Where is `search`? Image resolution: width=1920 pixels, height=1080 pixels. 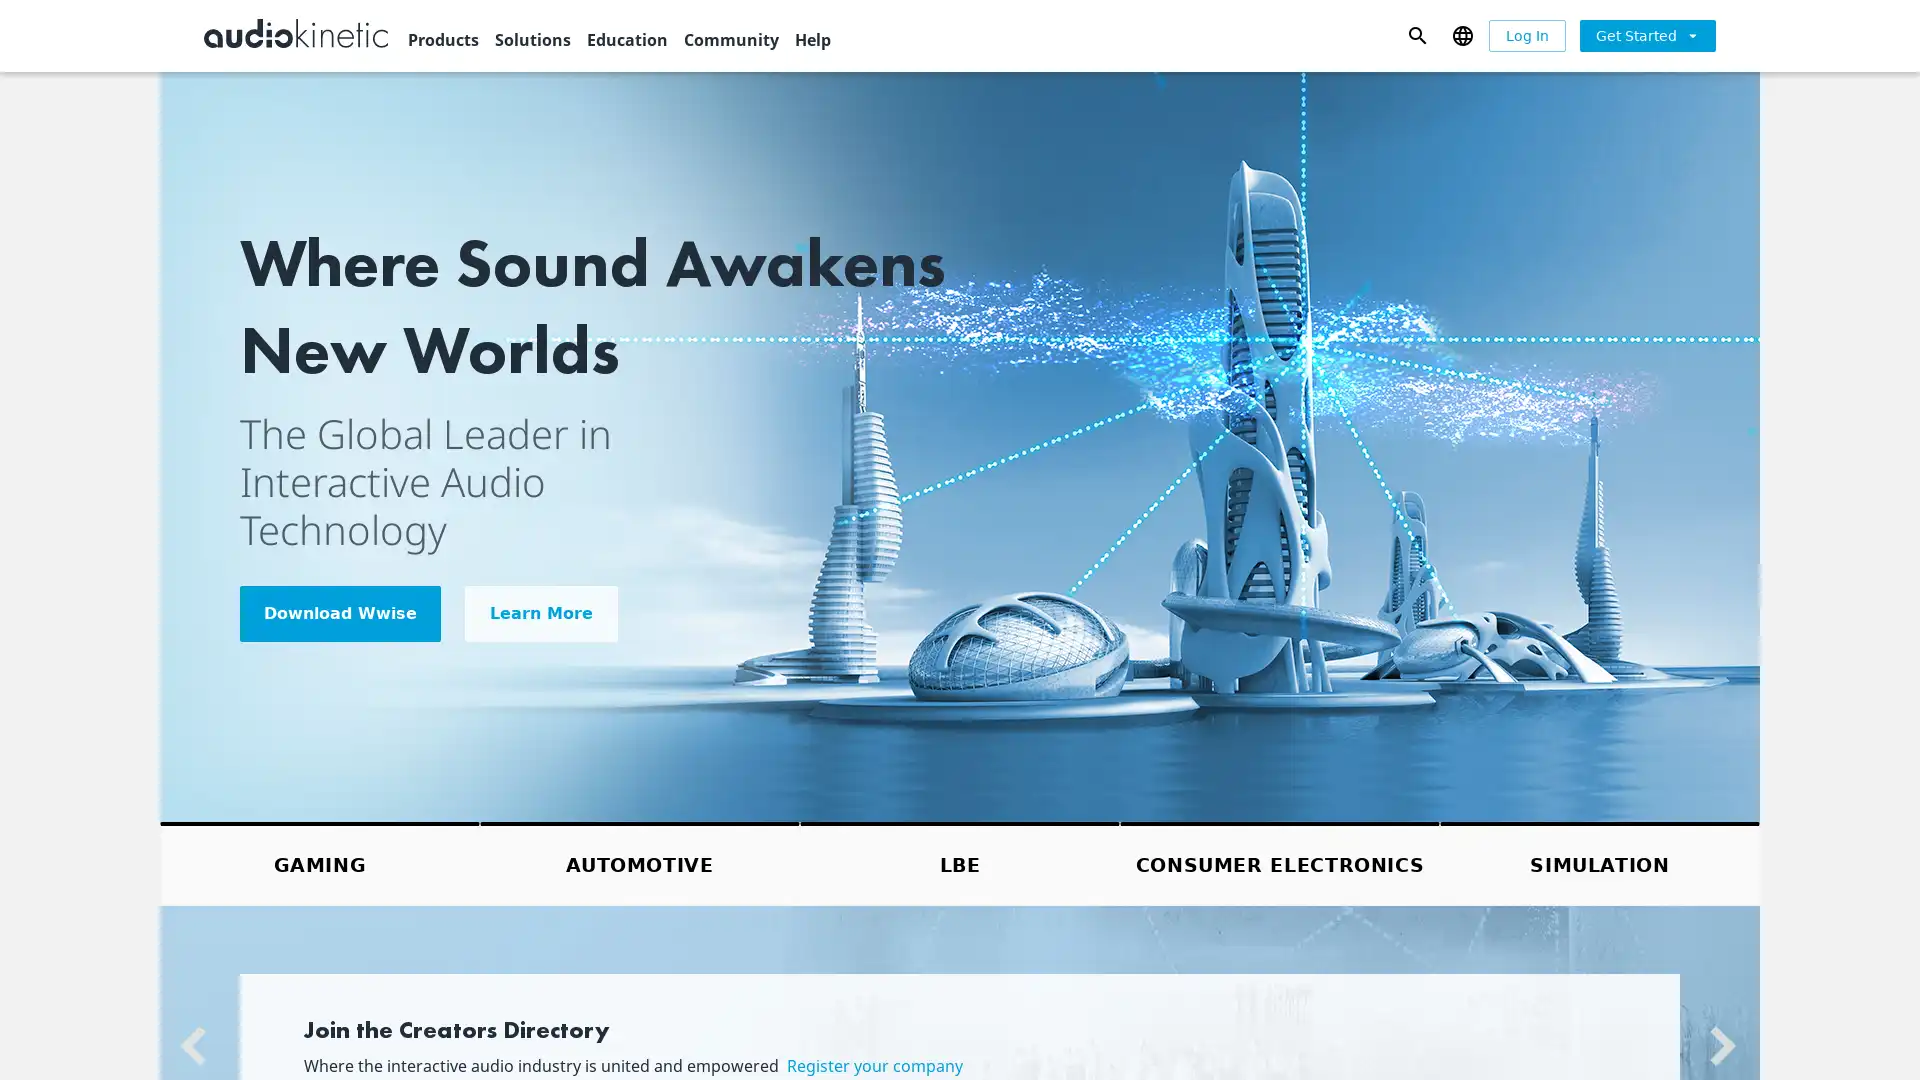
search is located at coordinates (1416, 34).